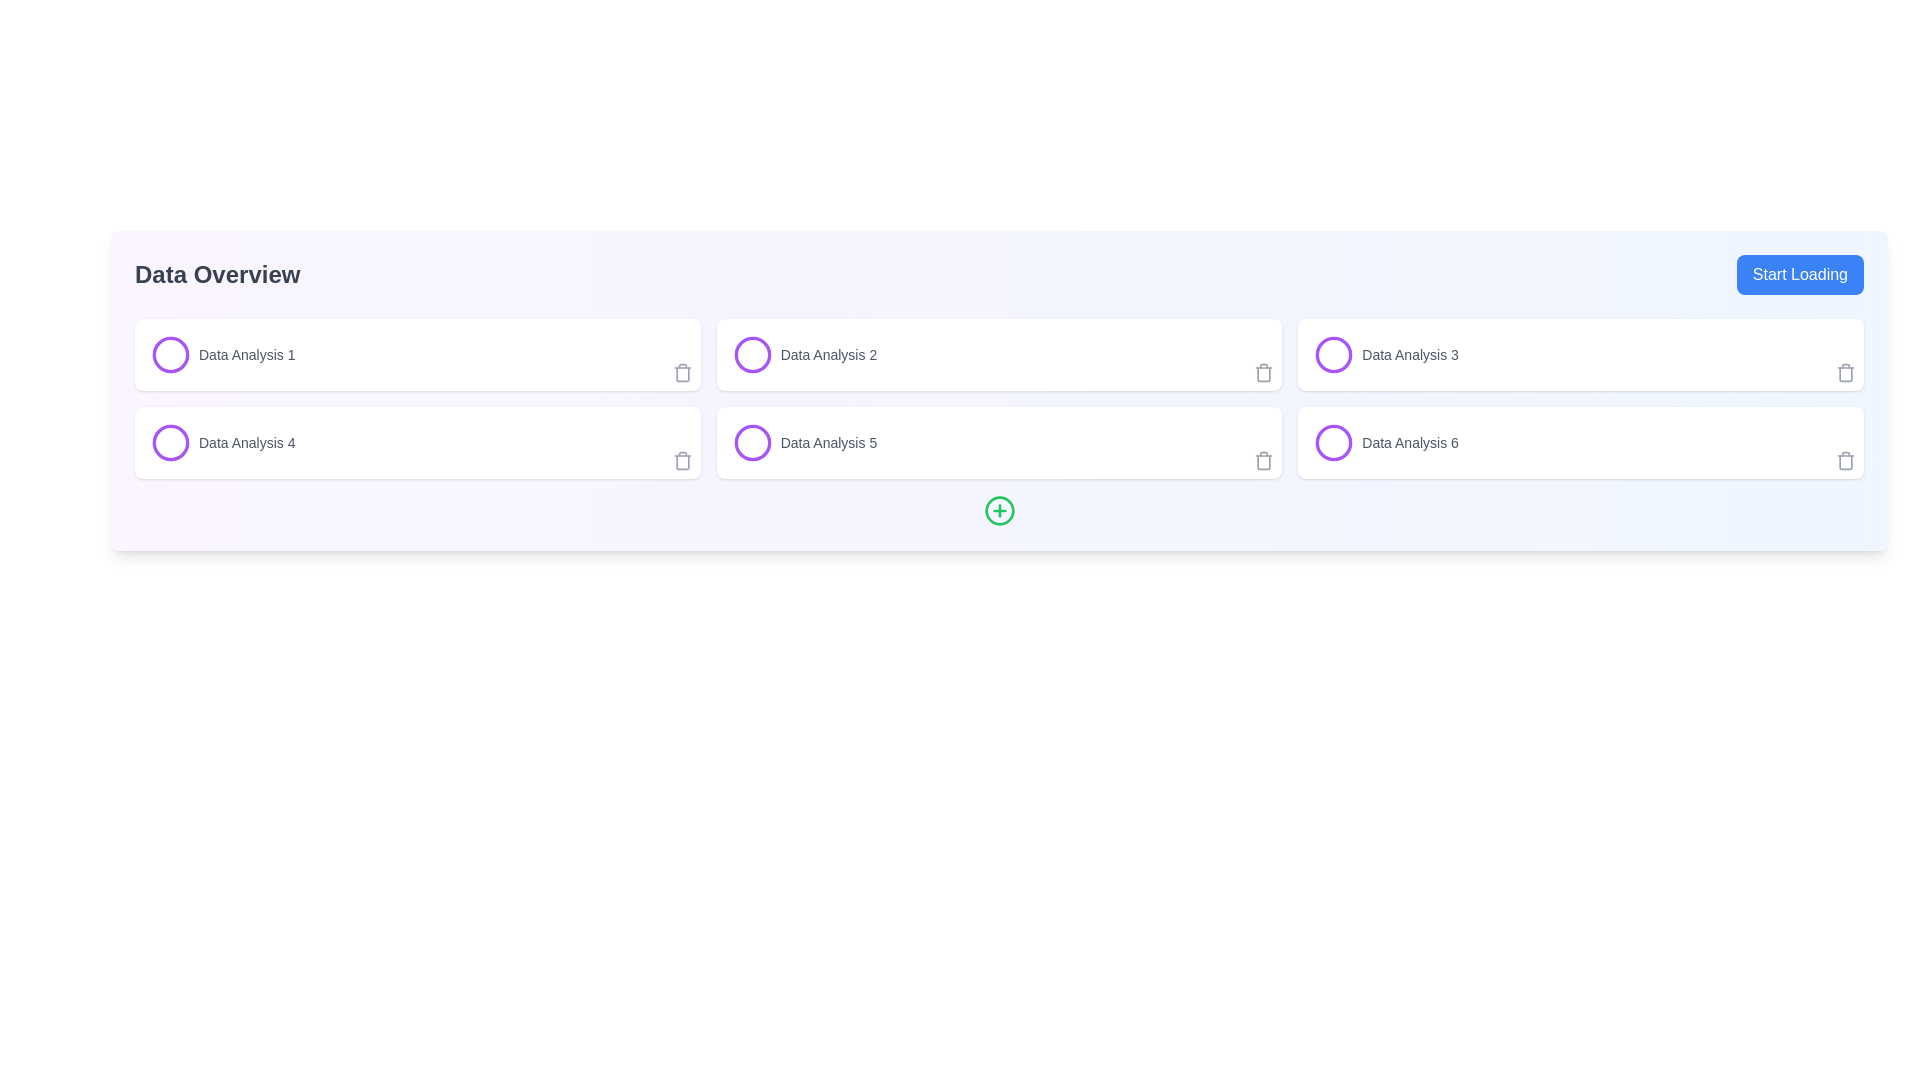 Image resolution: width=1920 pixels, height=1080 pixels. Describe the element at coordinates (246, 353) in the screenshot. I see `text content of the label displaying 'Data Analysis 1', located in the top-left segment of a 2x3 grid layout` at that location.